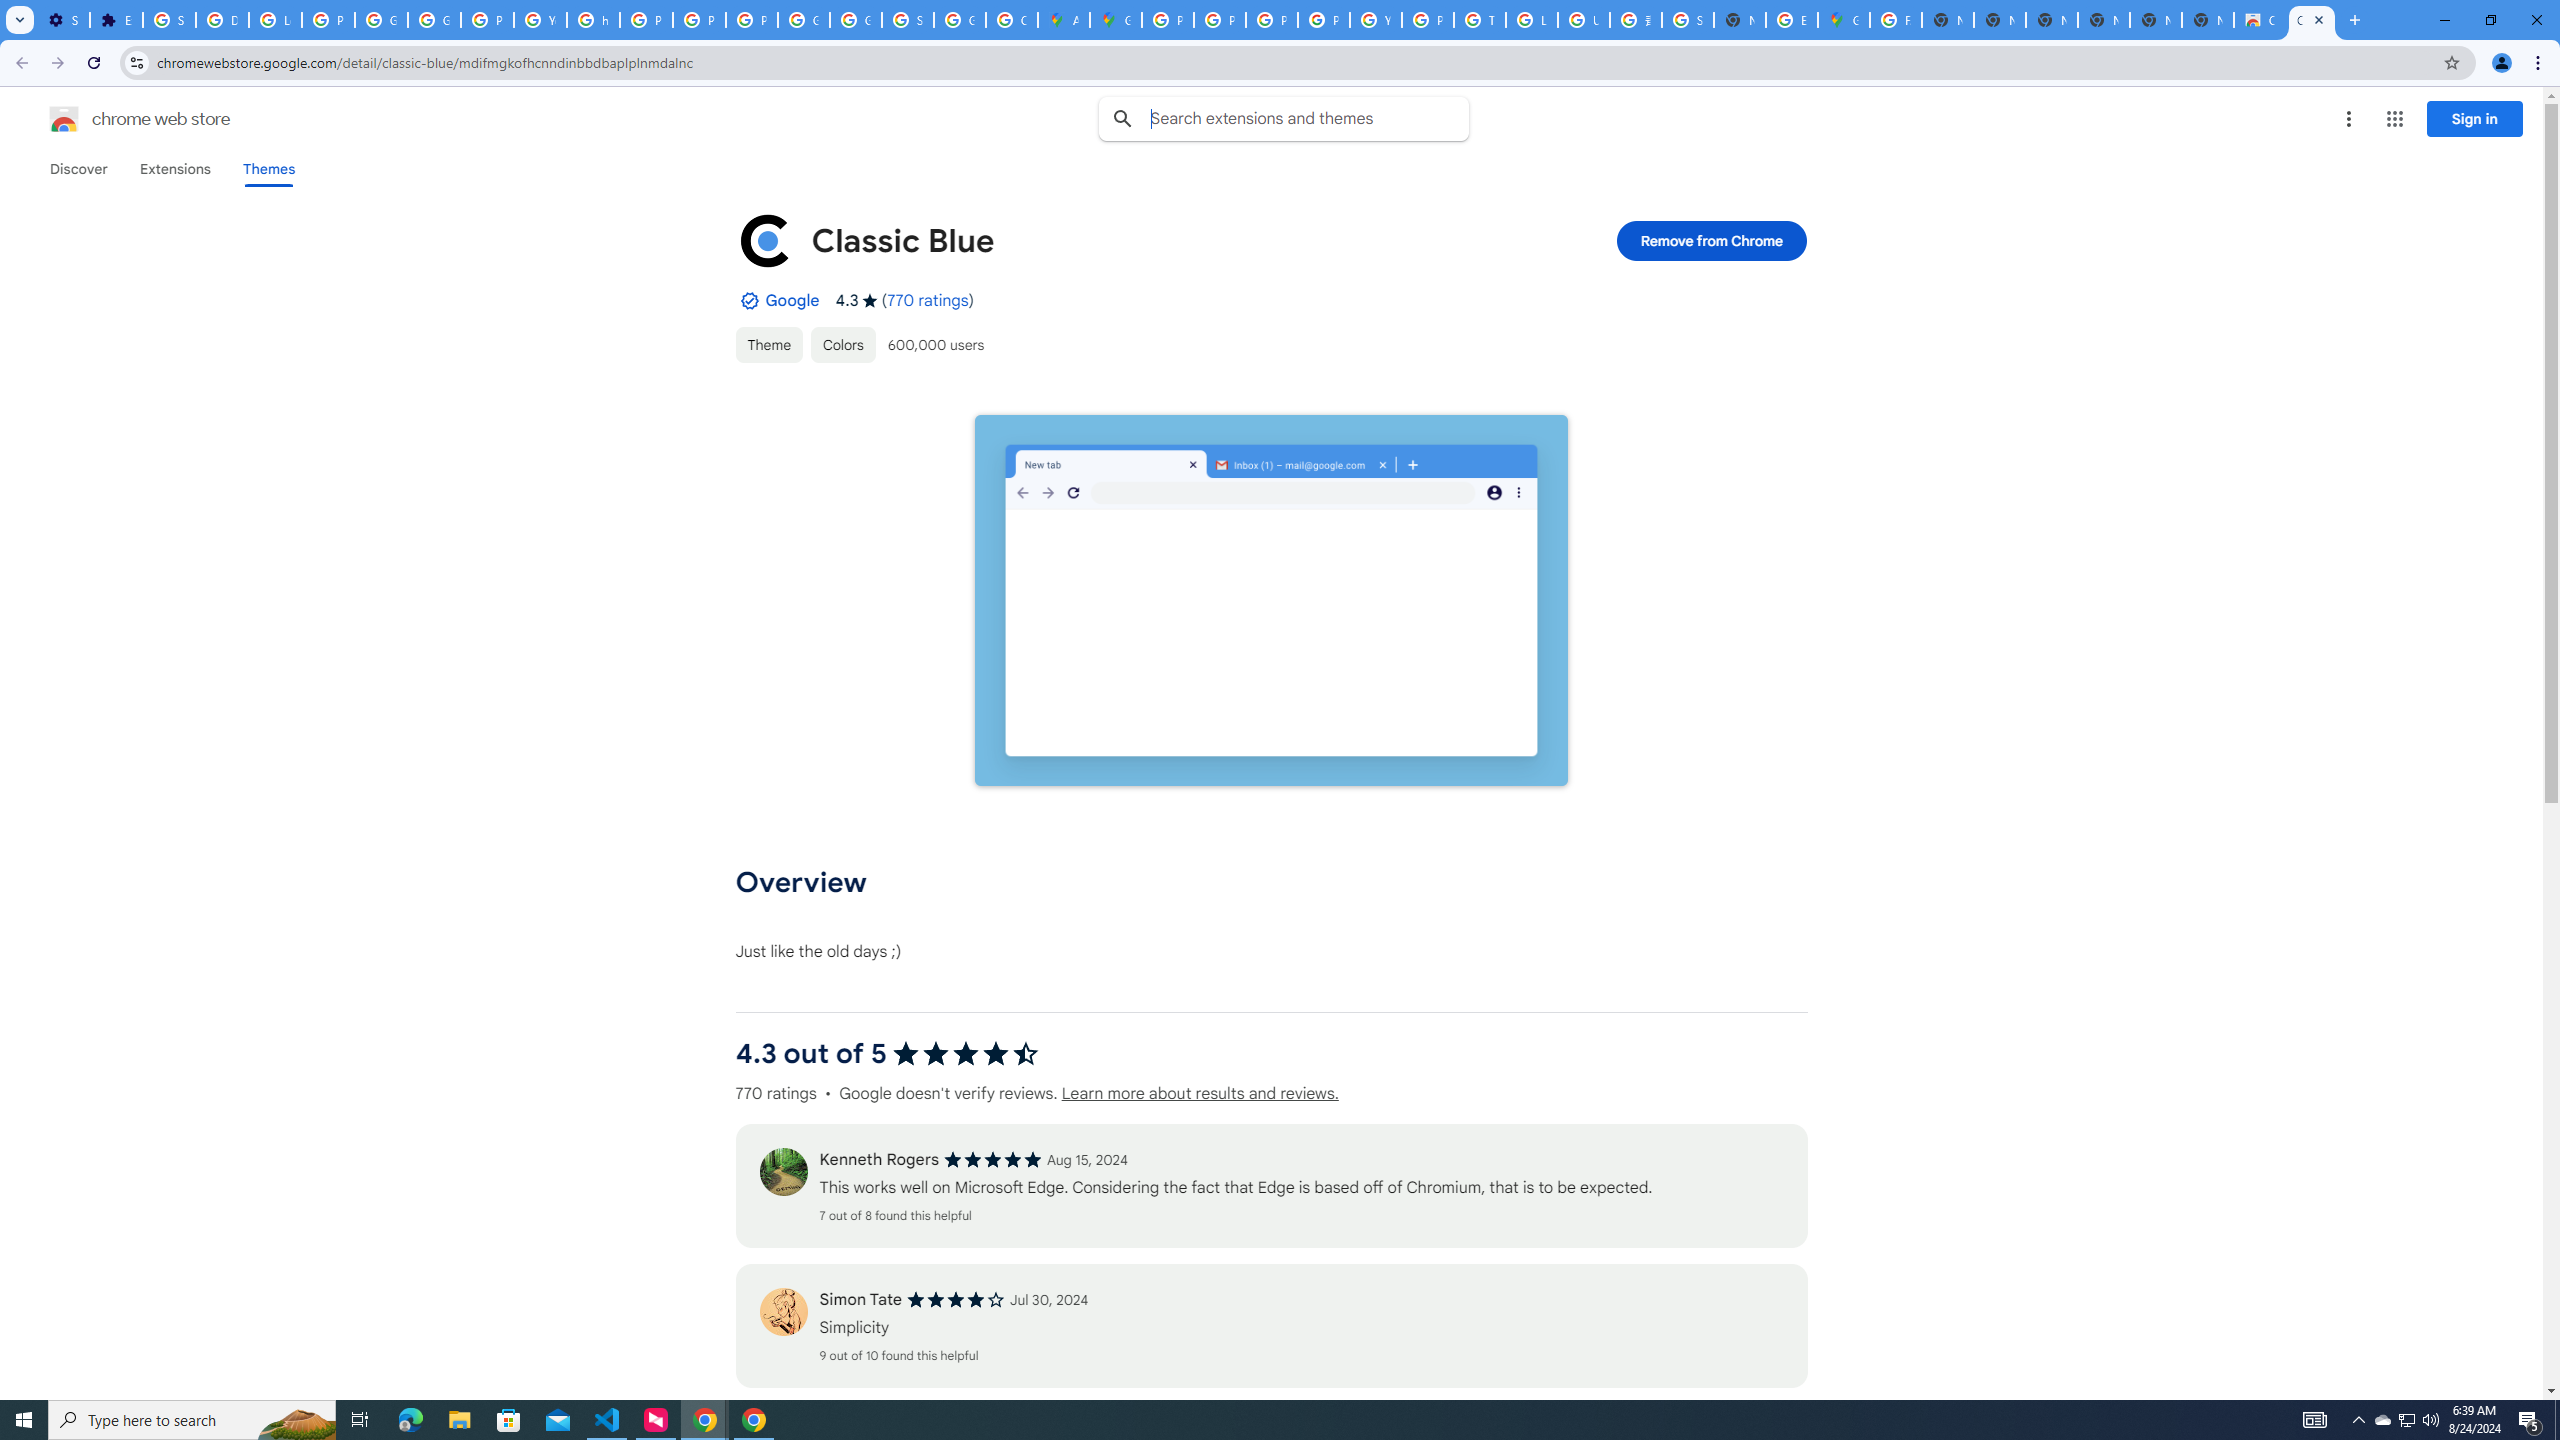 The image size is (2560, 1440). What do you see at coordinates (769, 344) in the screenshot?
I see `'Theme'` at bounding box center [769, 344].